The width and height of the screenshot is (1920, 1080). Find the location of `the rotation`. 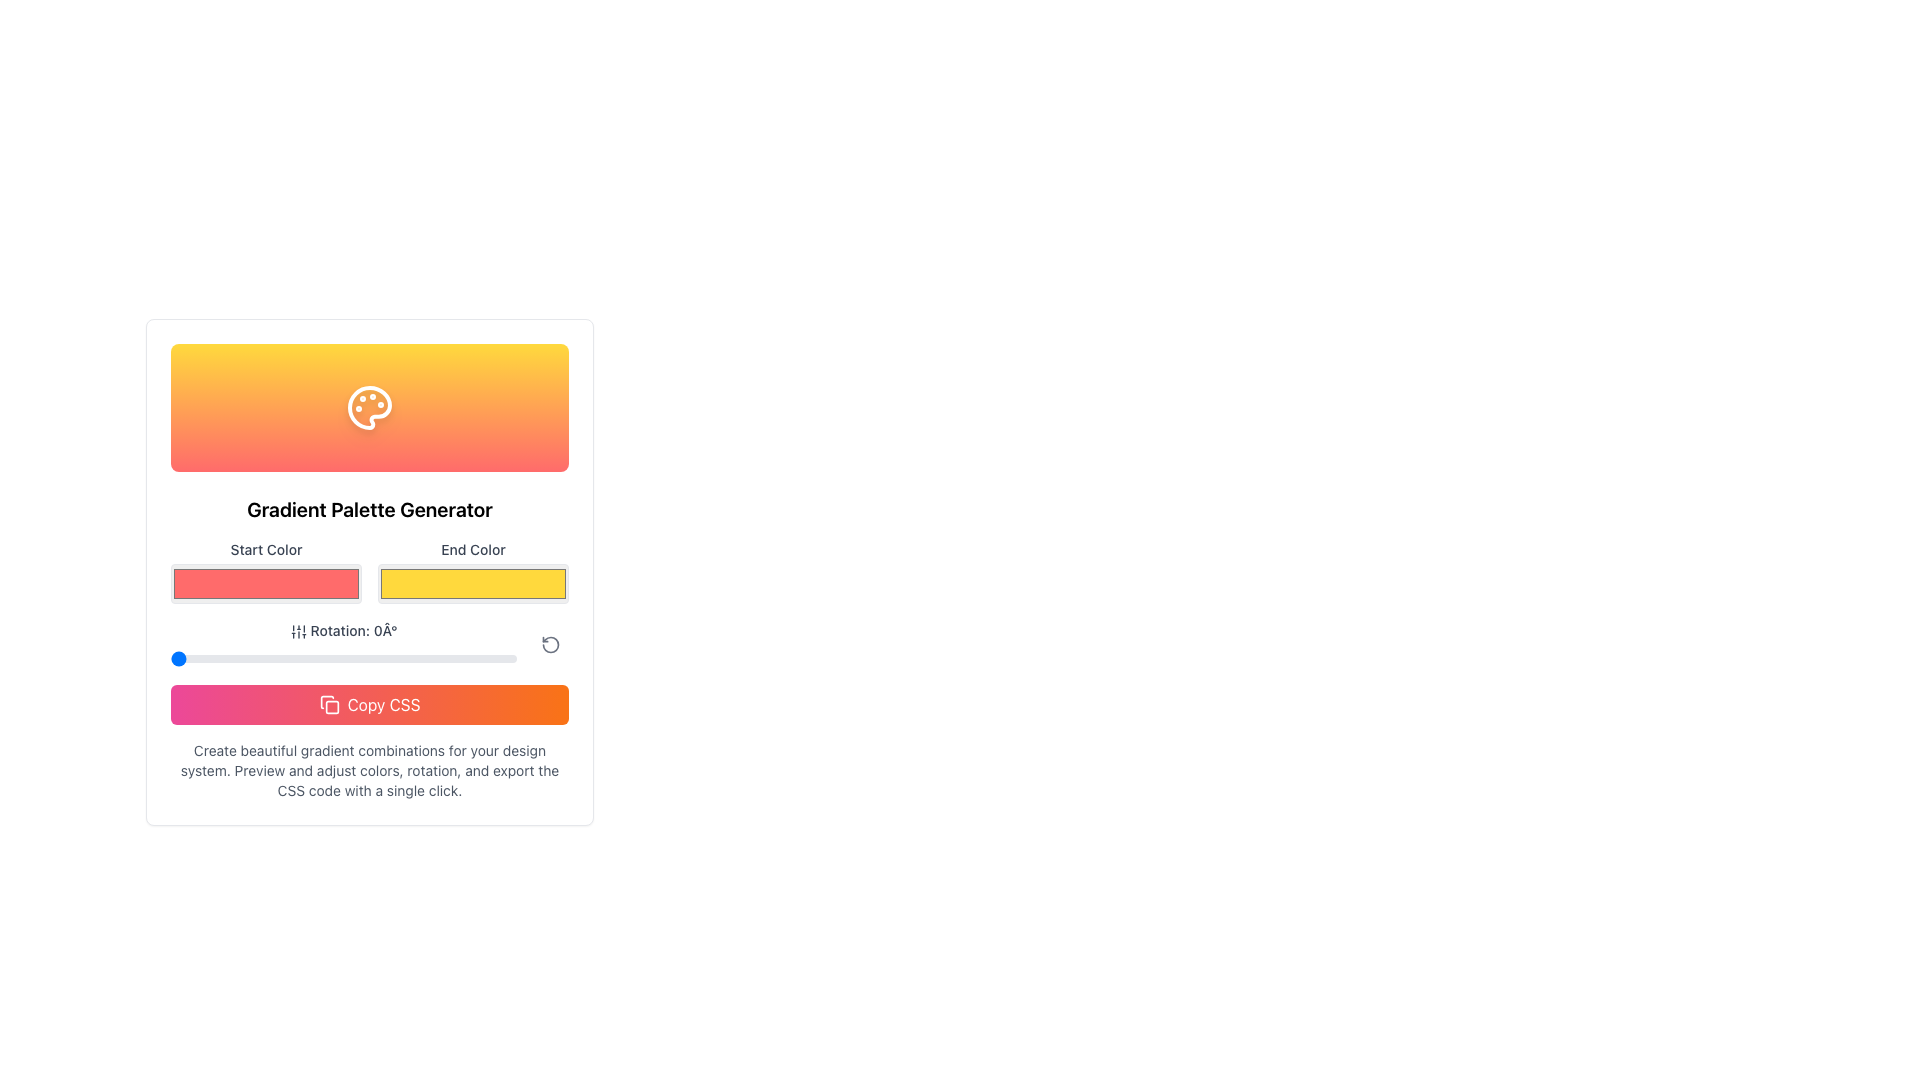

the rotation is located at coordinates (298, 659).